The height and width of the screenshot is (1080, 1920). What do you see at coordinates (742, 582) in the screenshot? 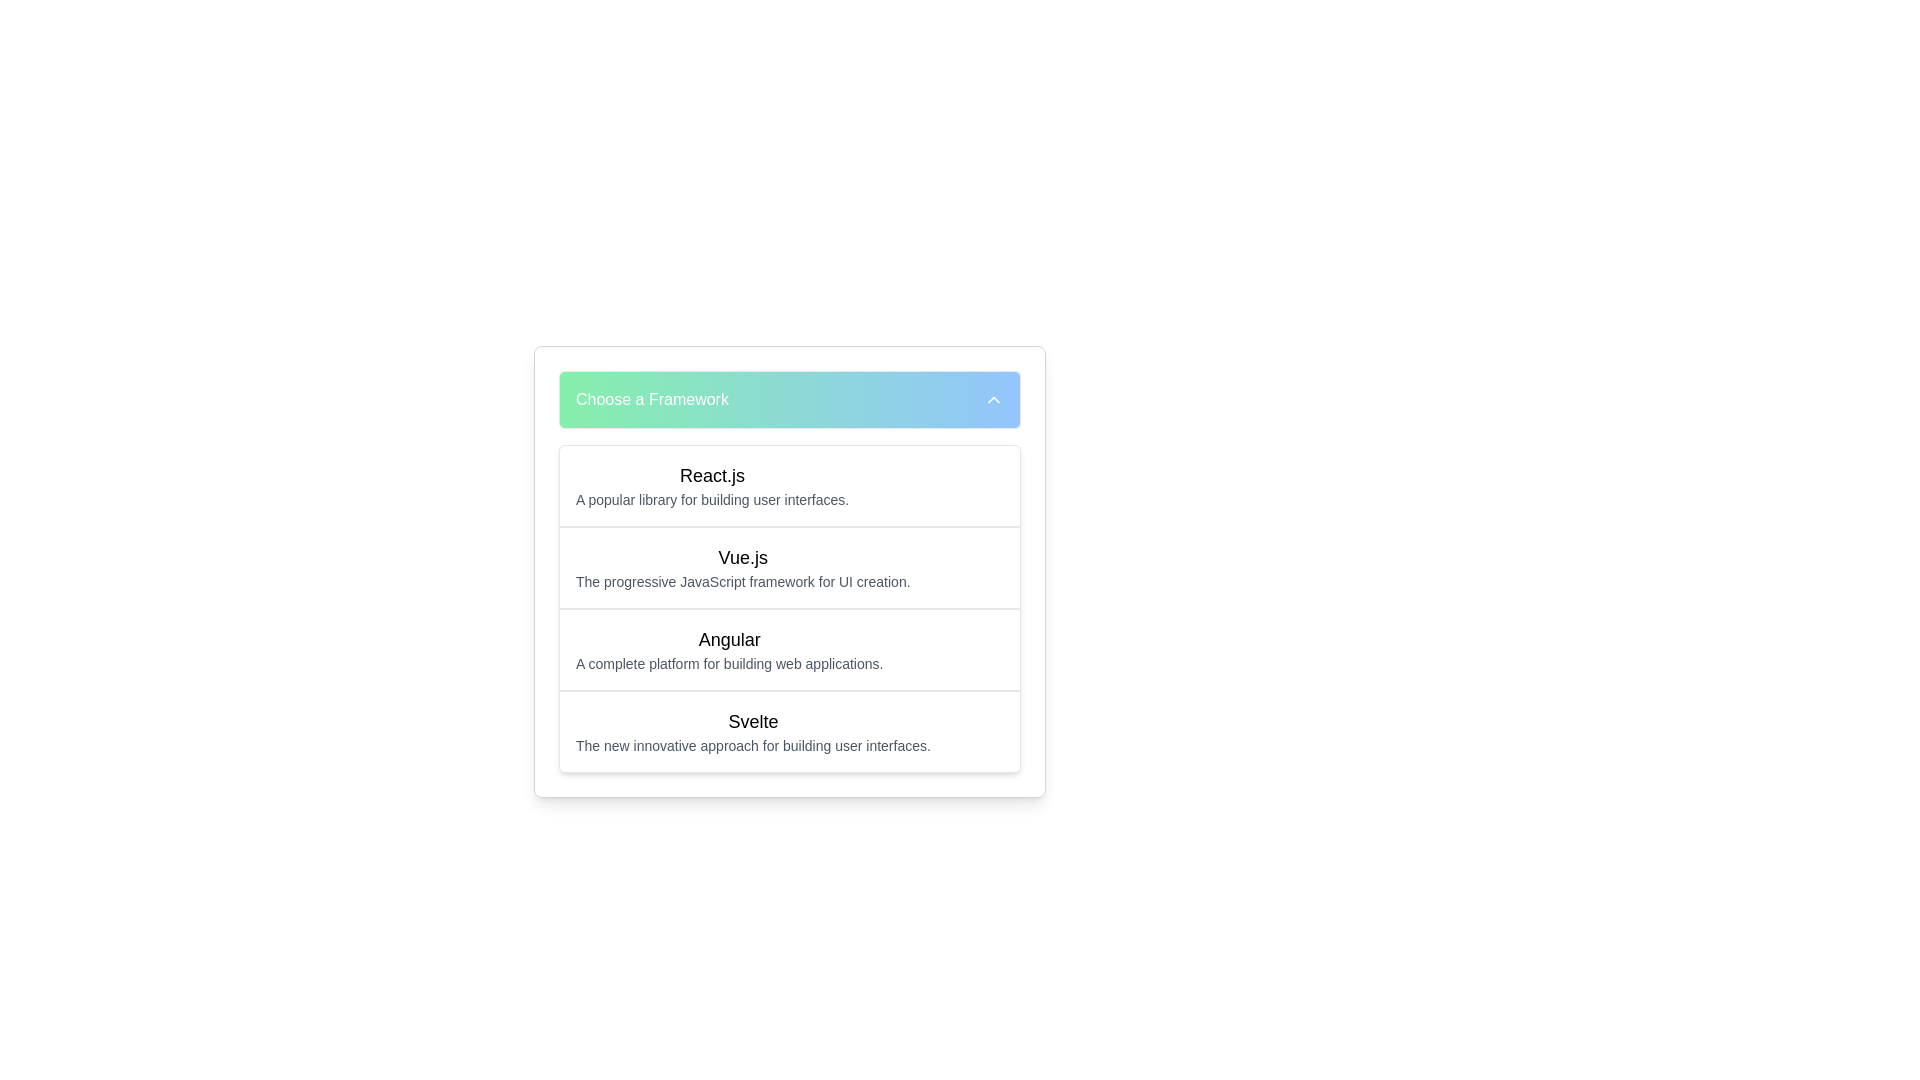
I see `the static text displaying the message 'The progressive JavaScript framework for UI creation.', which is styled in gray and located below the title 'Vue.js'` at bounding box center [742, 582].